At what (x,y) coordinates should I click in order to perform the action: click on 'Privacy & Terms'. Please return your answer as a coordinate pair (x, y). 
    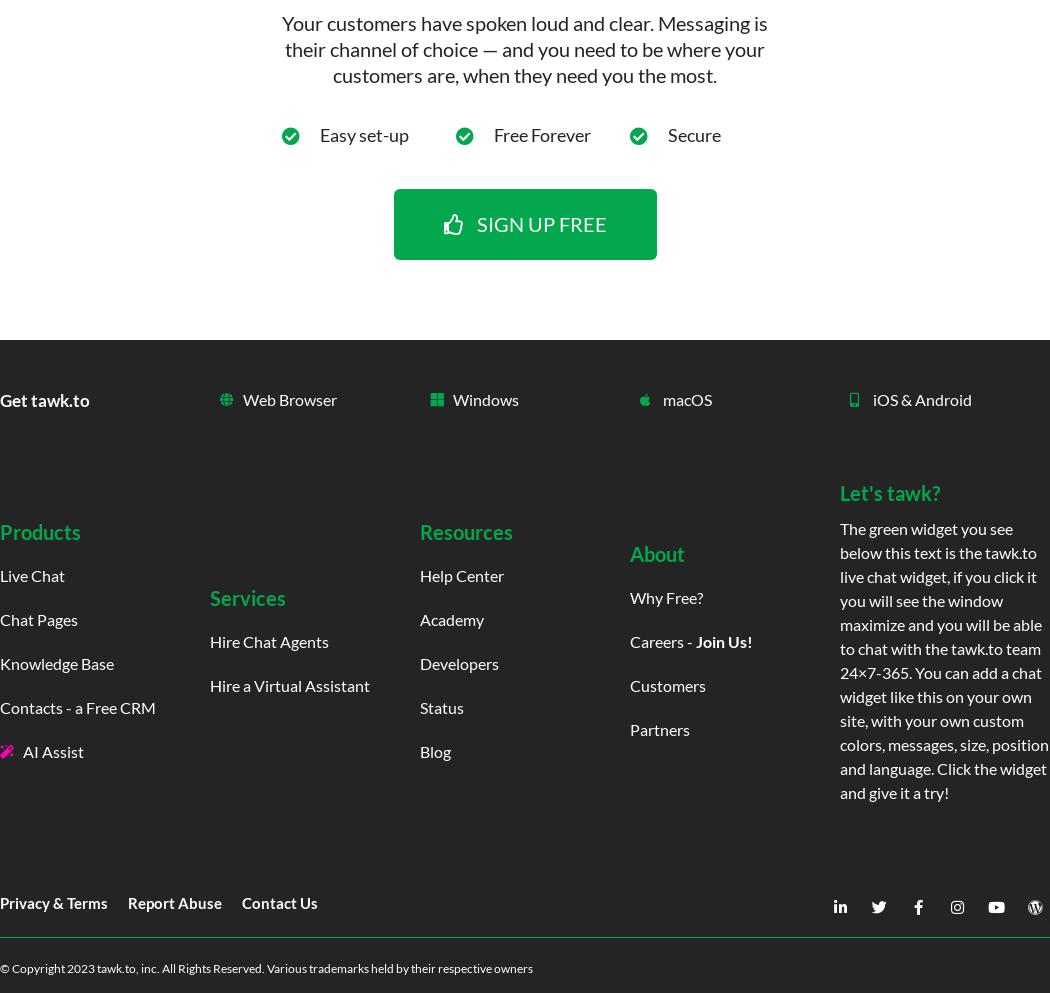
    Looking at the image, I should click on (52, 902).